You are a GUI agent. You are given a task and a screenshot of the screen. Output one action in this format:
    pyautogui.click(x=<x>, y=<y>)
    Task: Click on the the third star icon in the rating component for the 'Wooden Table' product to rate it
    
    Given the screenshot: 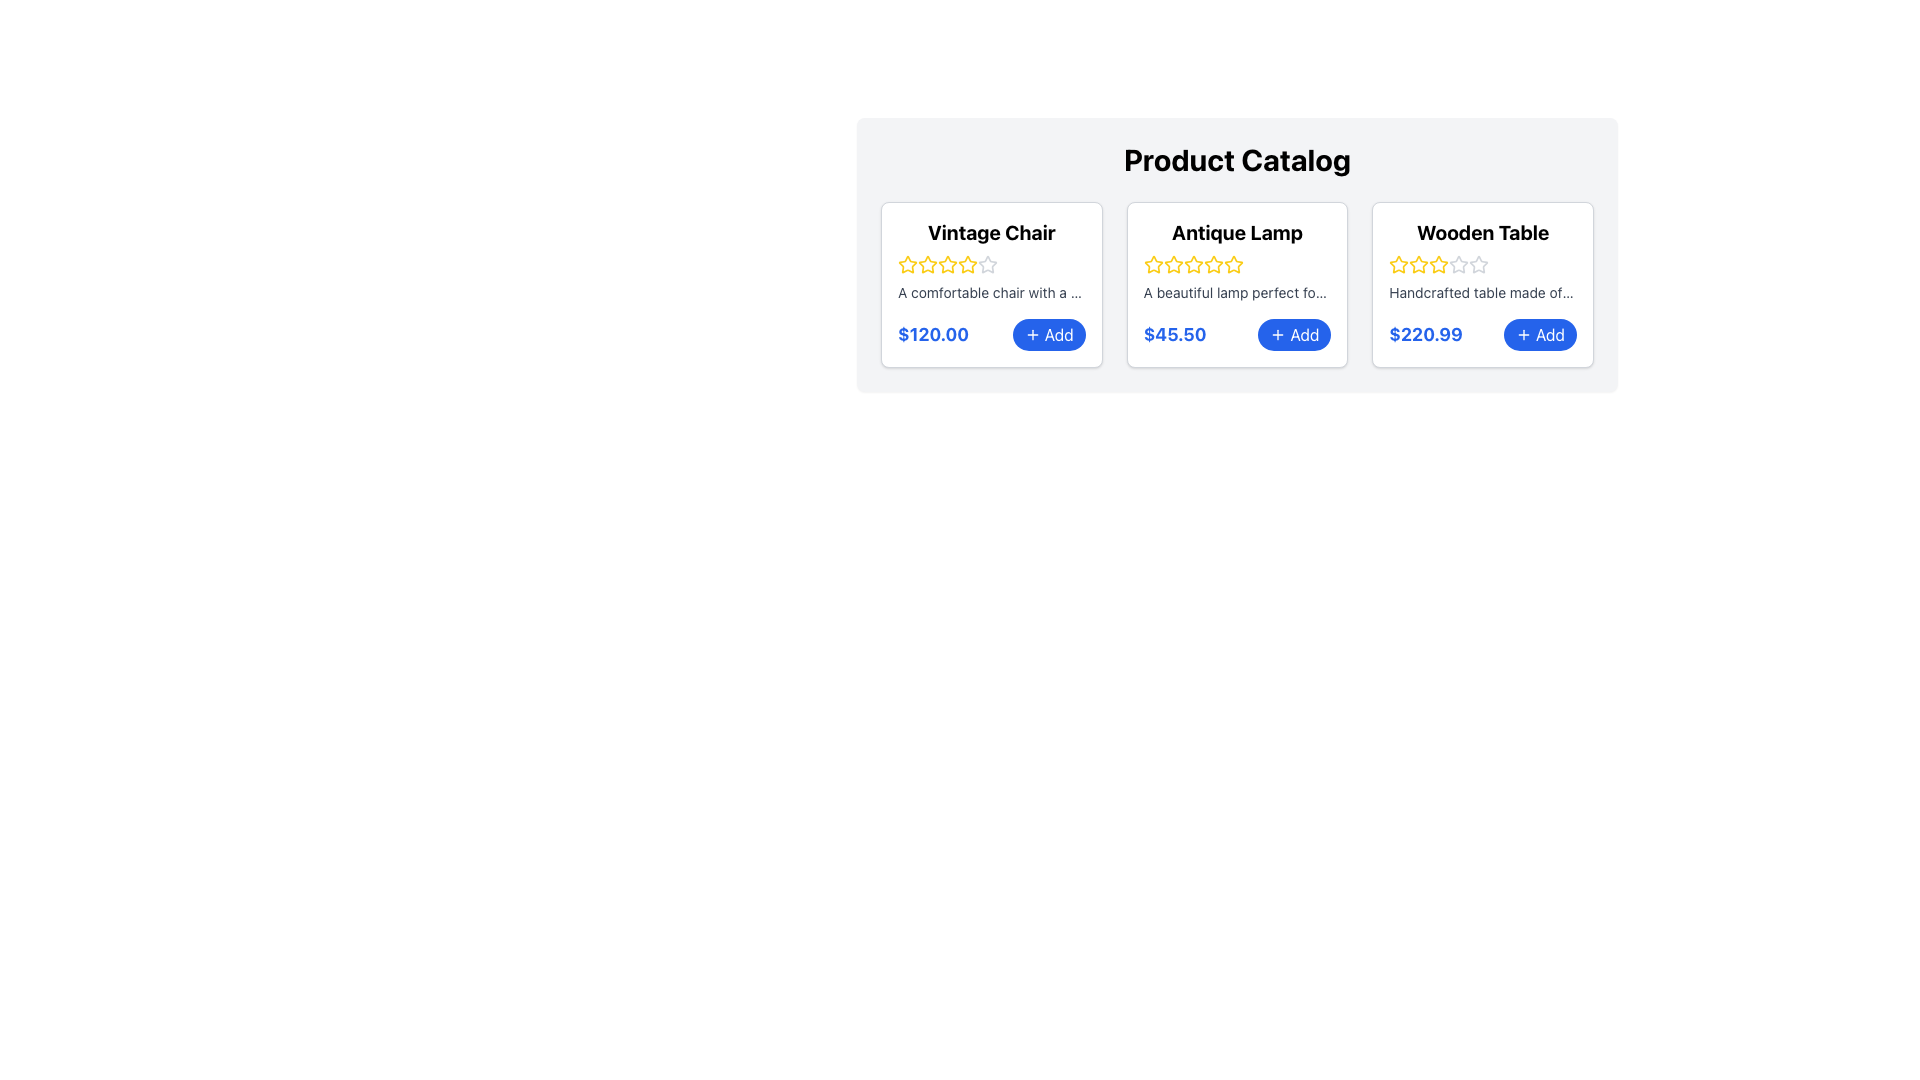 What is the action you would take?
    pyautogui.click(x=1438, y=262)
    